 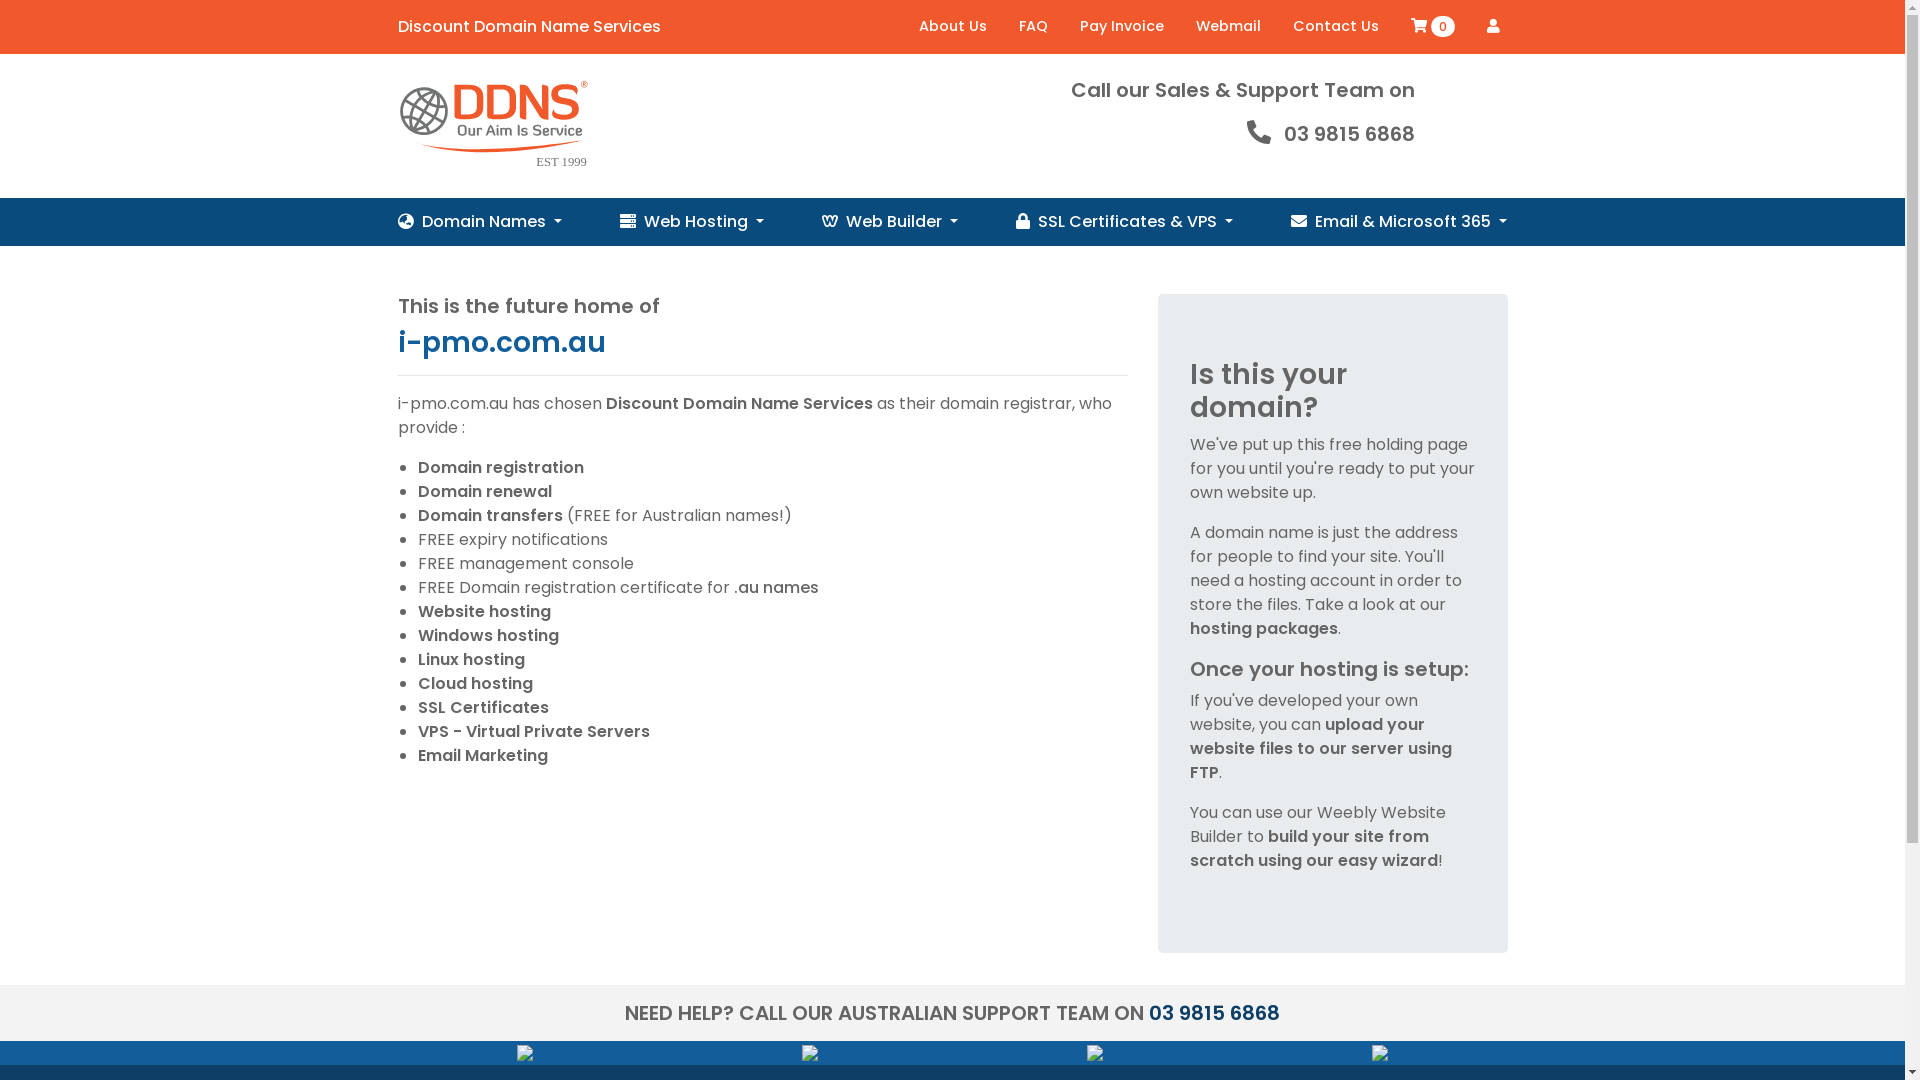 What do you see at coordinates (1124, 222) in the screenshot?
I see `'SSL Certificates & VPS'` at bounding box center [1124, 222].